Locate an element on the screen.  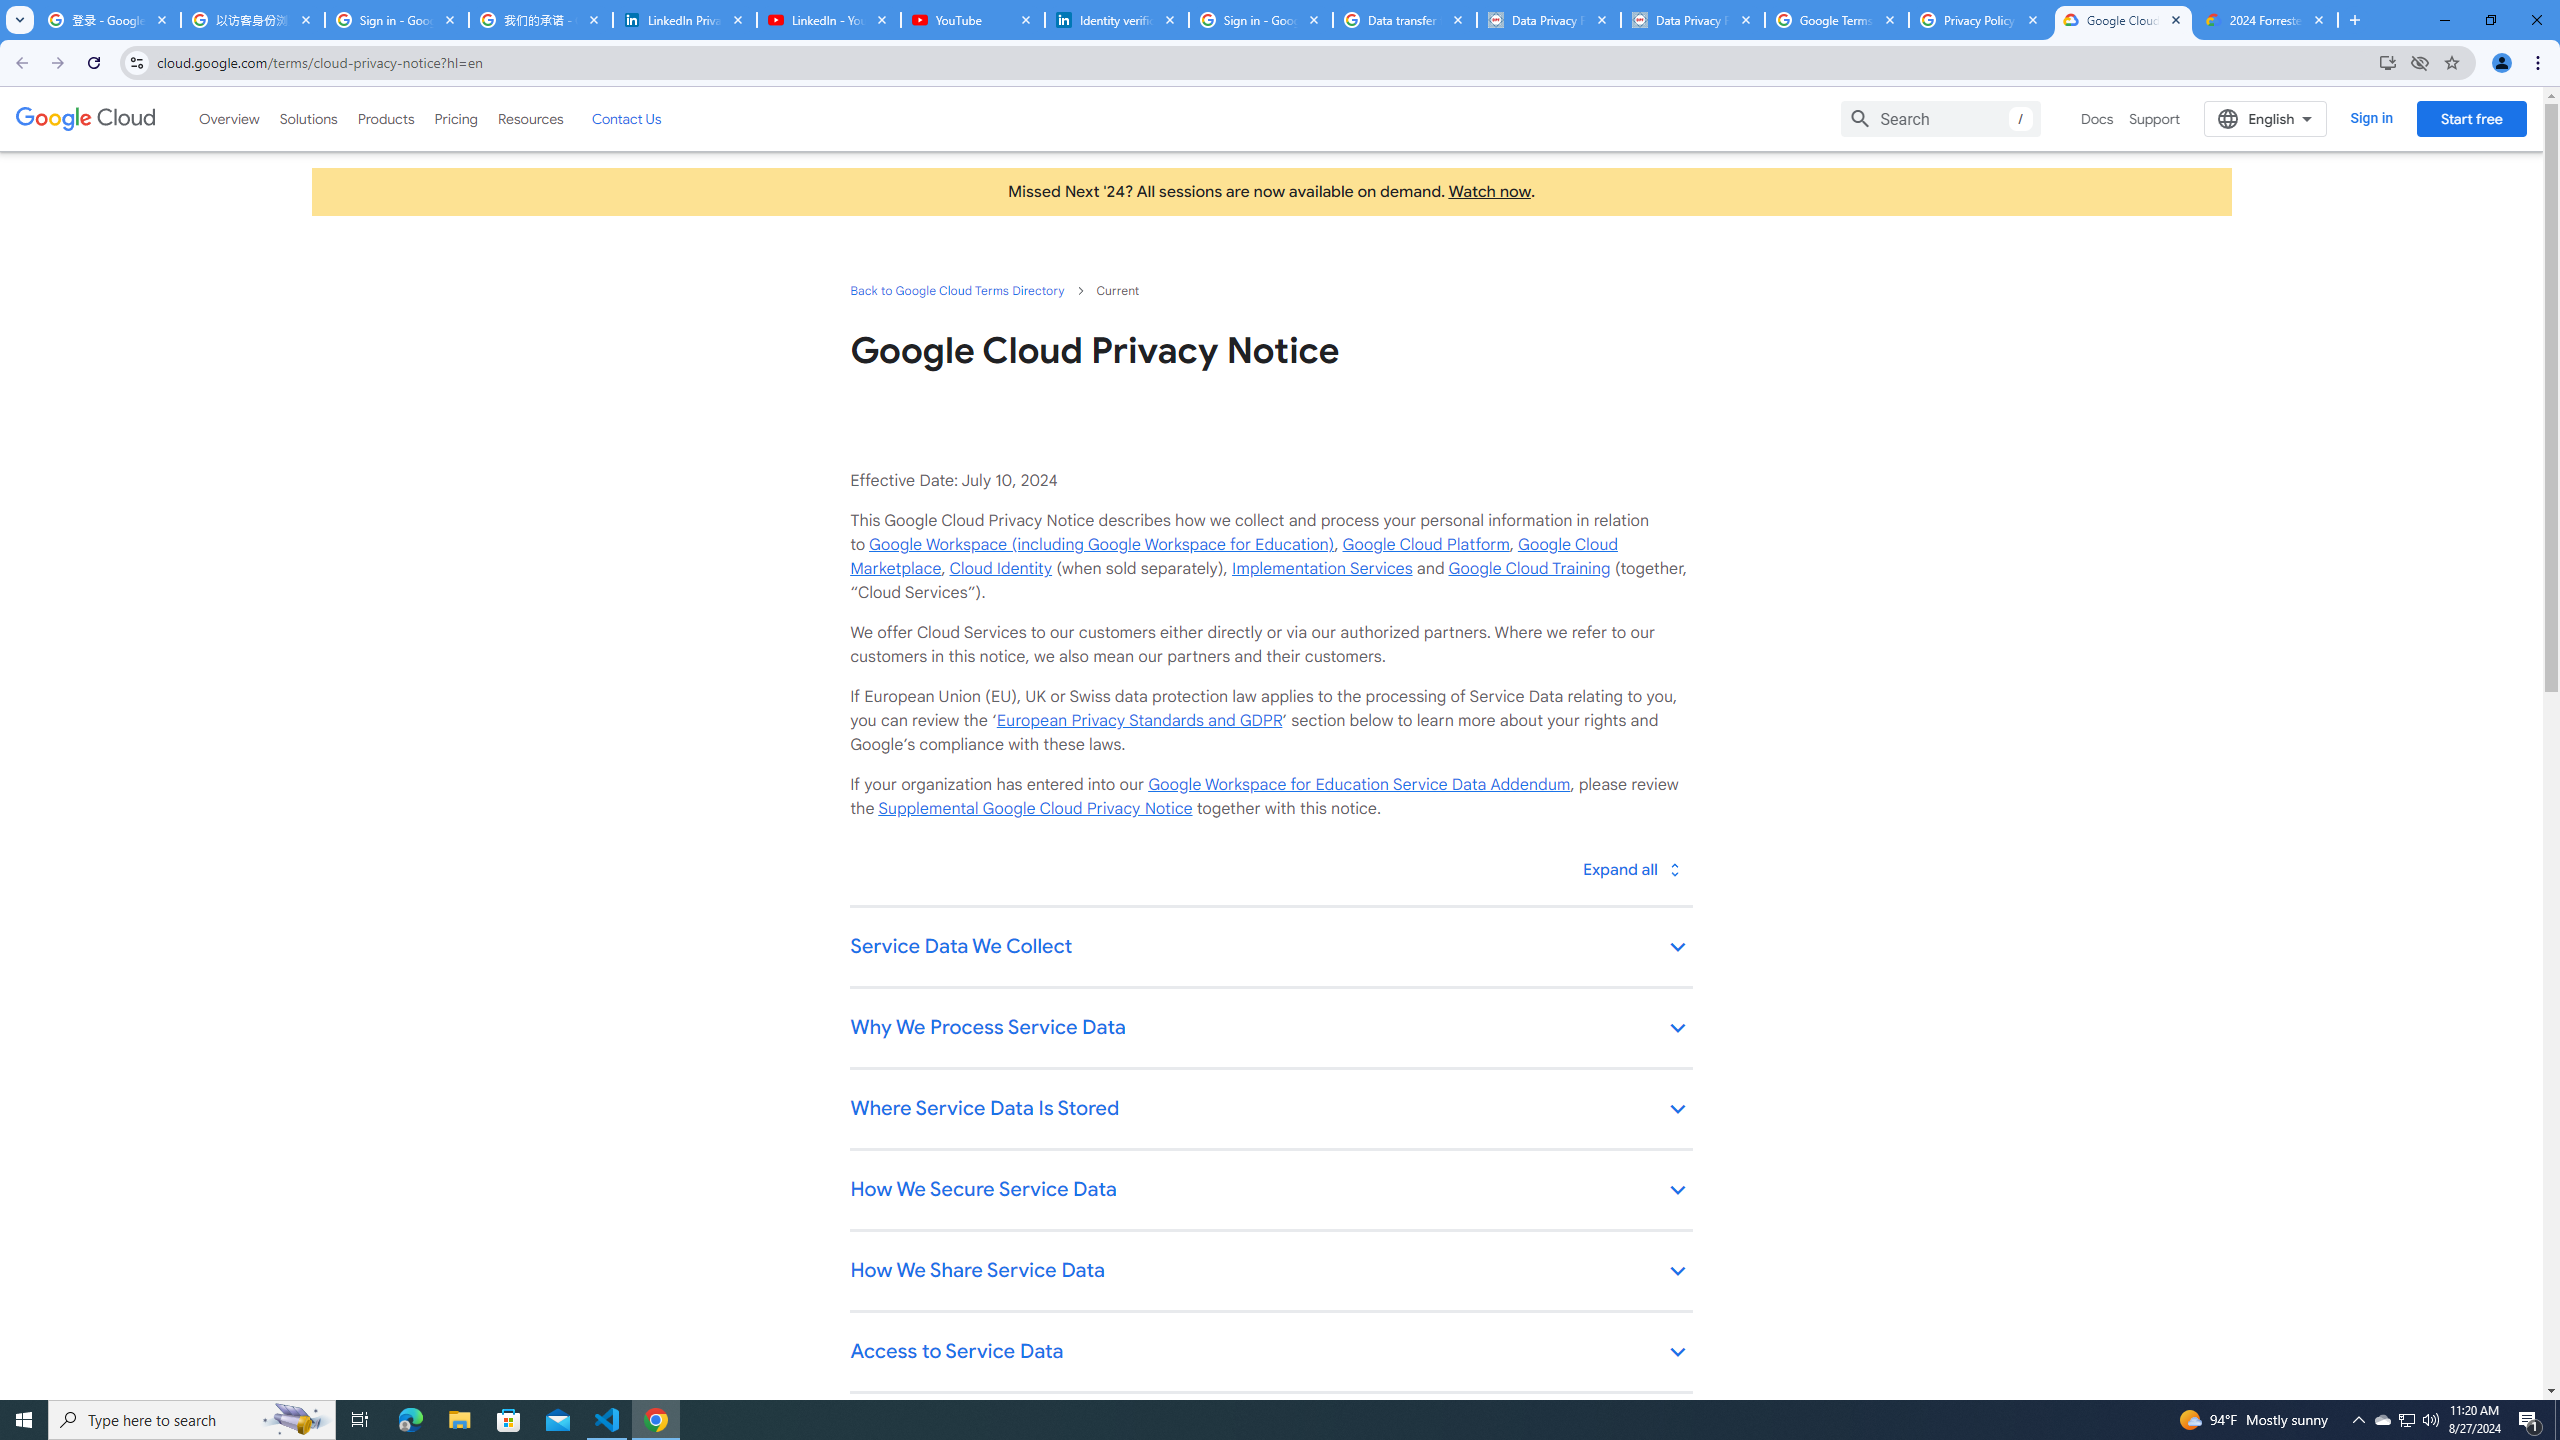
'Sign in' is located at coordinates (2371, 118).